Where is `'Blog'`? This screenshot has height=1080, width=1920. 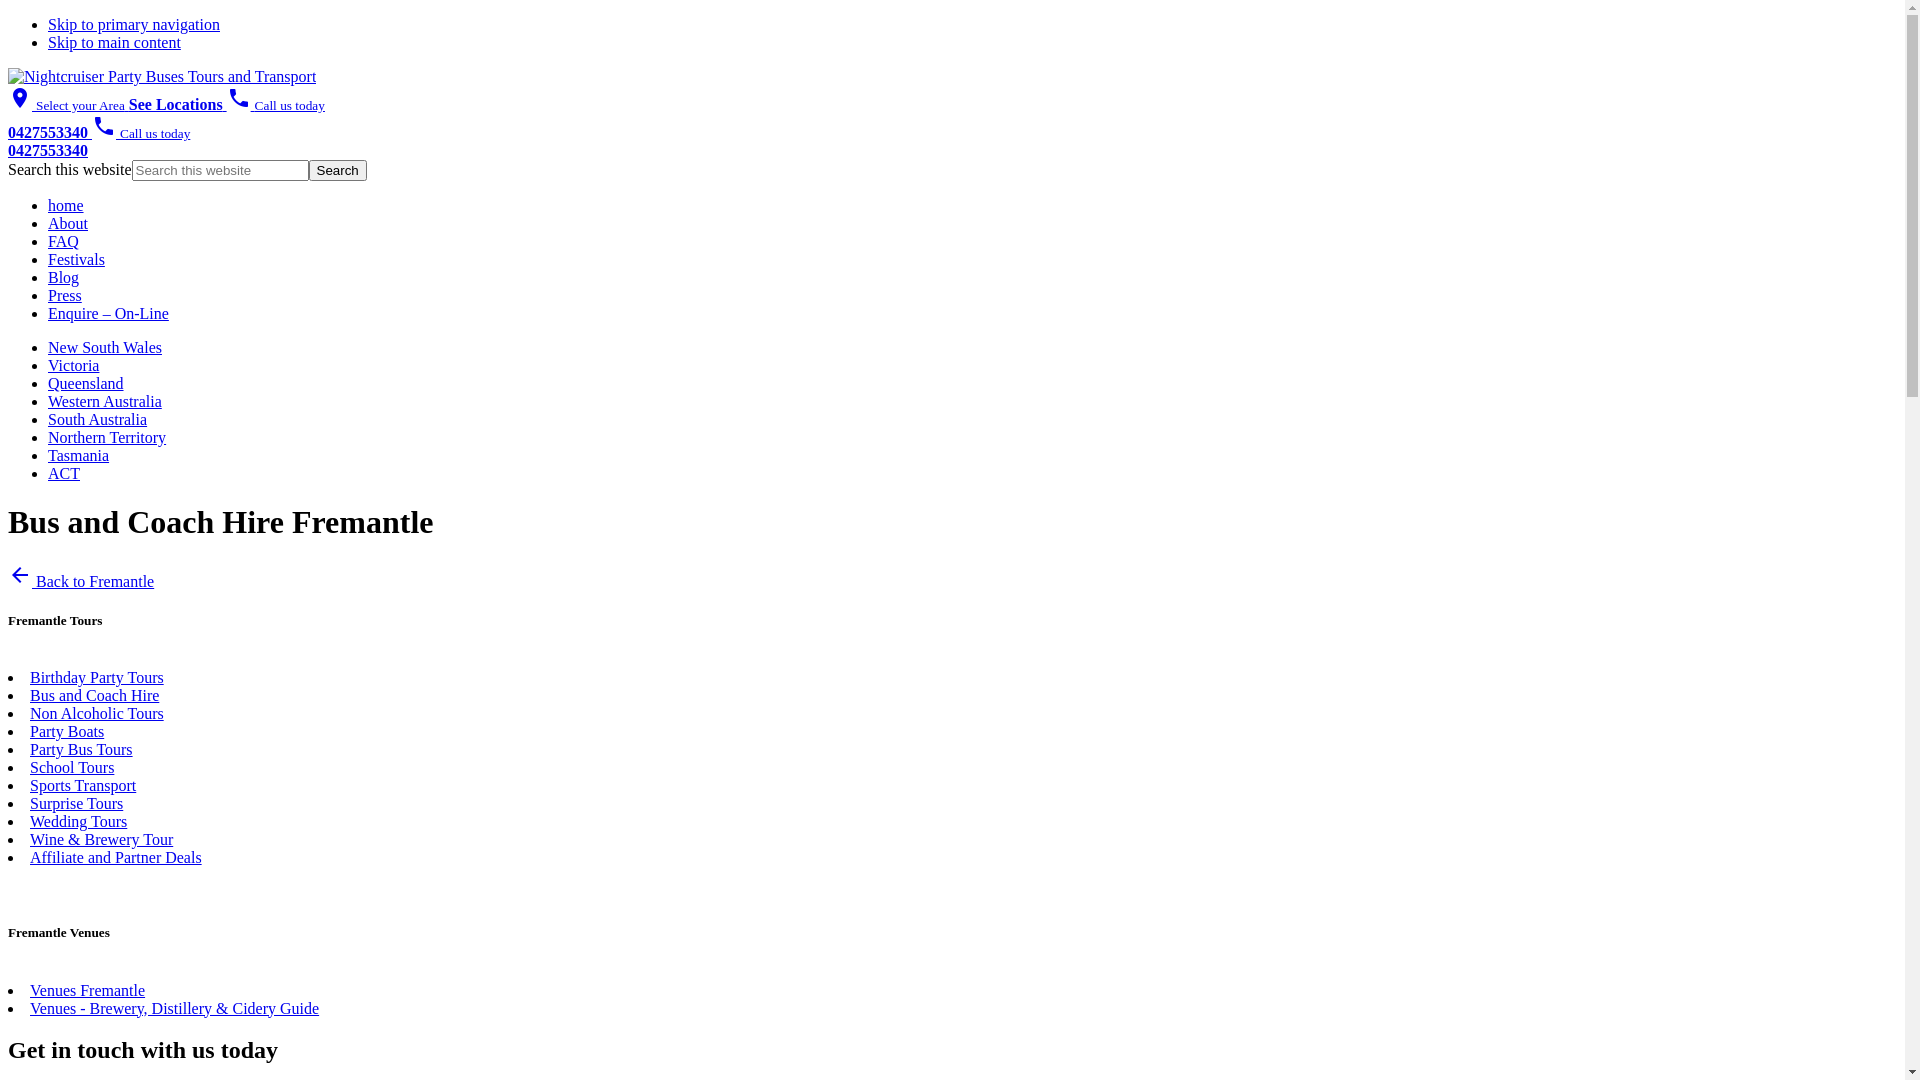
'Blog' is located at coordinates (63, 277).